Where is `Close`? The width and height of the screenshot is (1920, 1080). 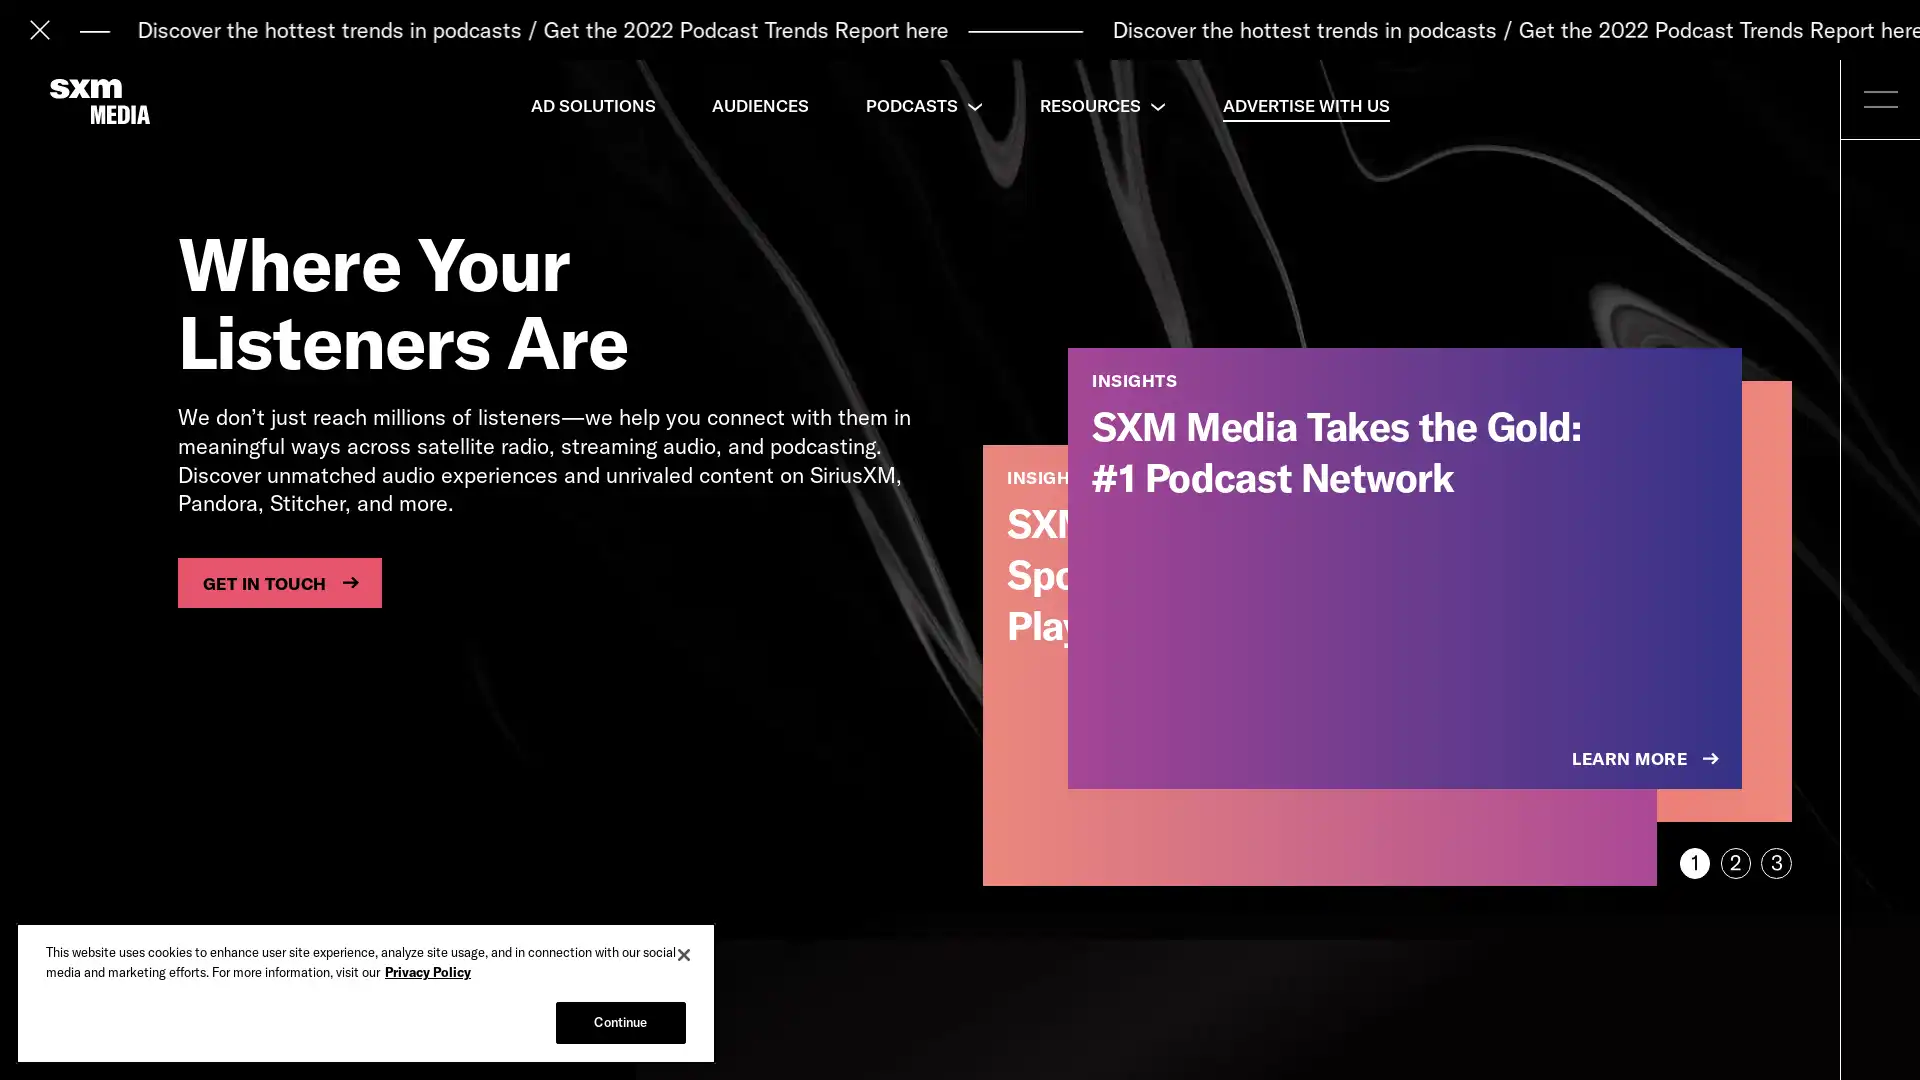 Close is located at coordinates (684, 954).